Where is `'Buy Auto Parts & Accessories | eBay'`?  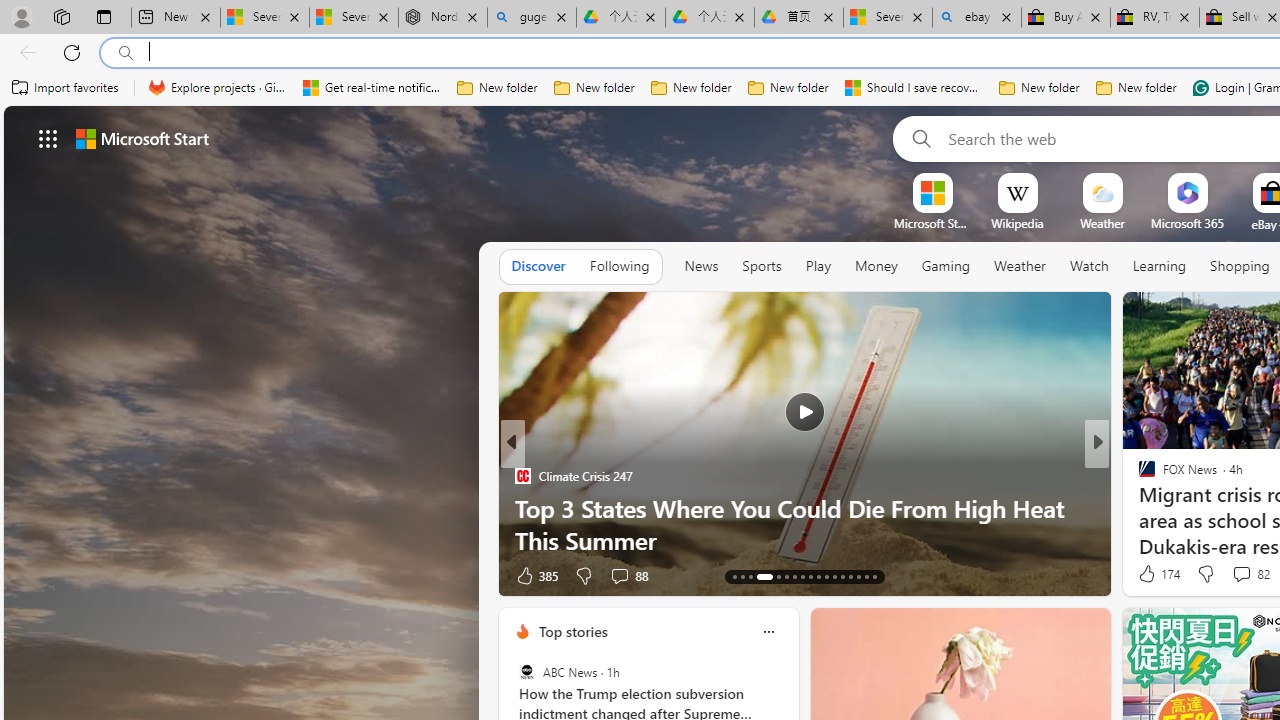
'Buy Auto Parts & Accessories | eBay' is located at coordinates (1064, 17).